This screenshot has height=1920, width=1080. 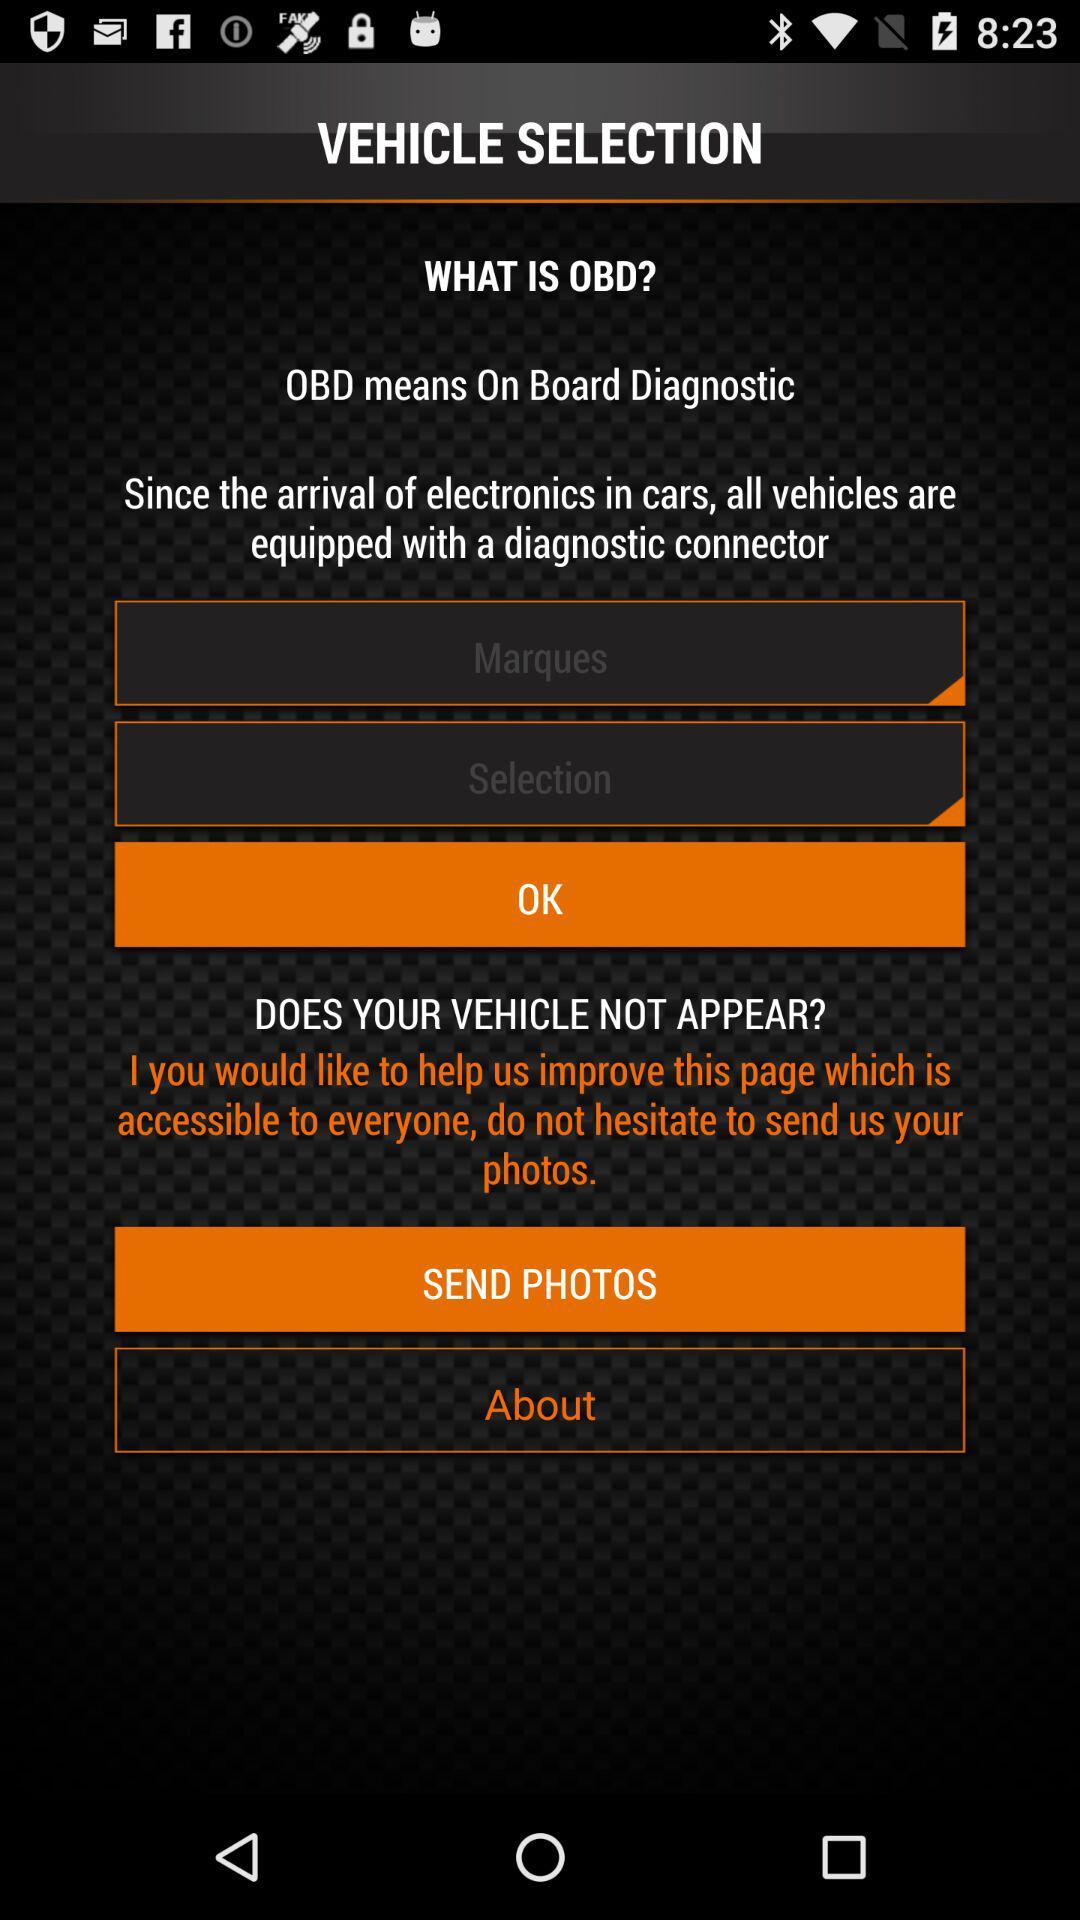 I want to click on the item below since the arrival, so click(x=540, y=656).